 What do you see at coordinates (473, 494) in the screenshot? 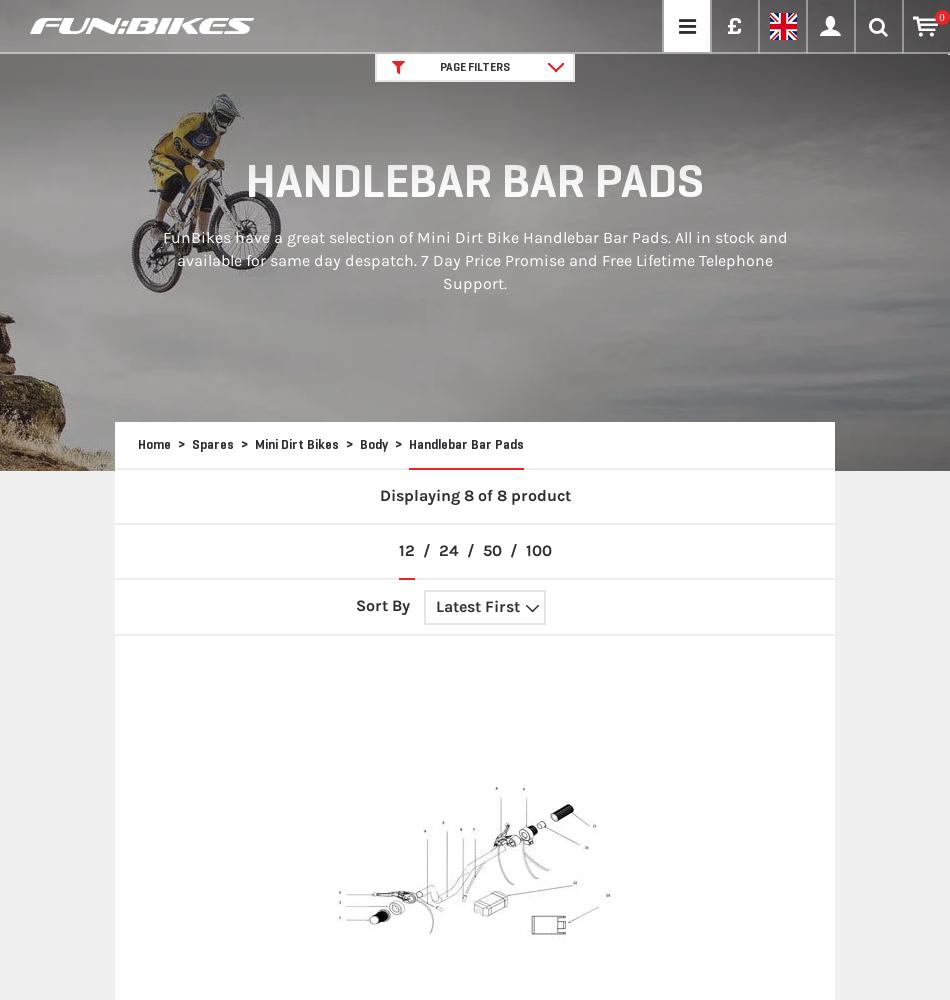
I see `'Displaying 8 of 8 product'` at bounding box center [473, 494].